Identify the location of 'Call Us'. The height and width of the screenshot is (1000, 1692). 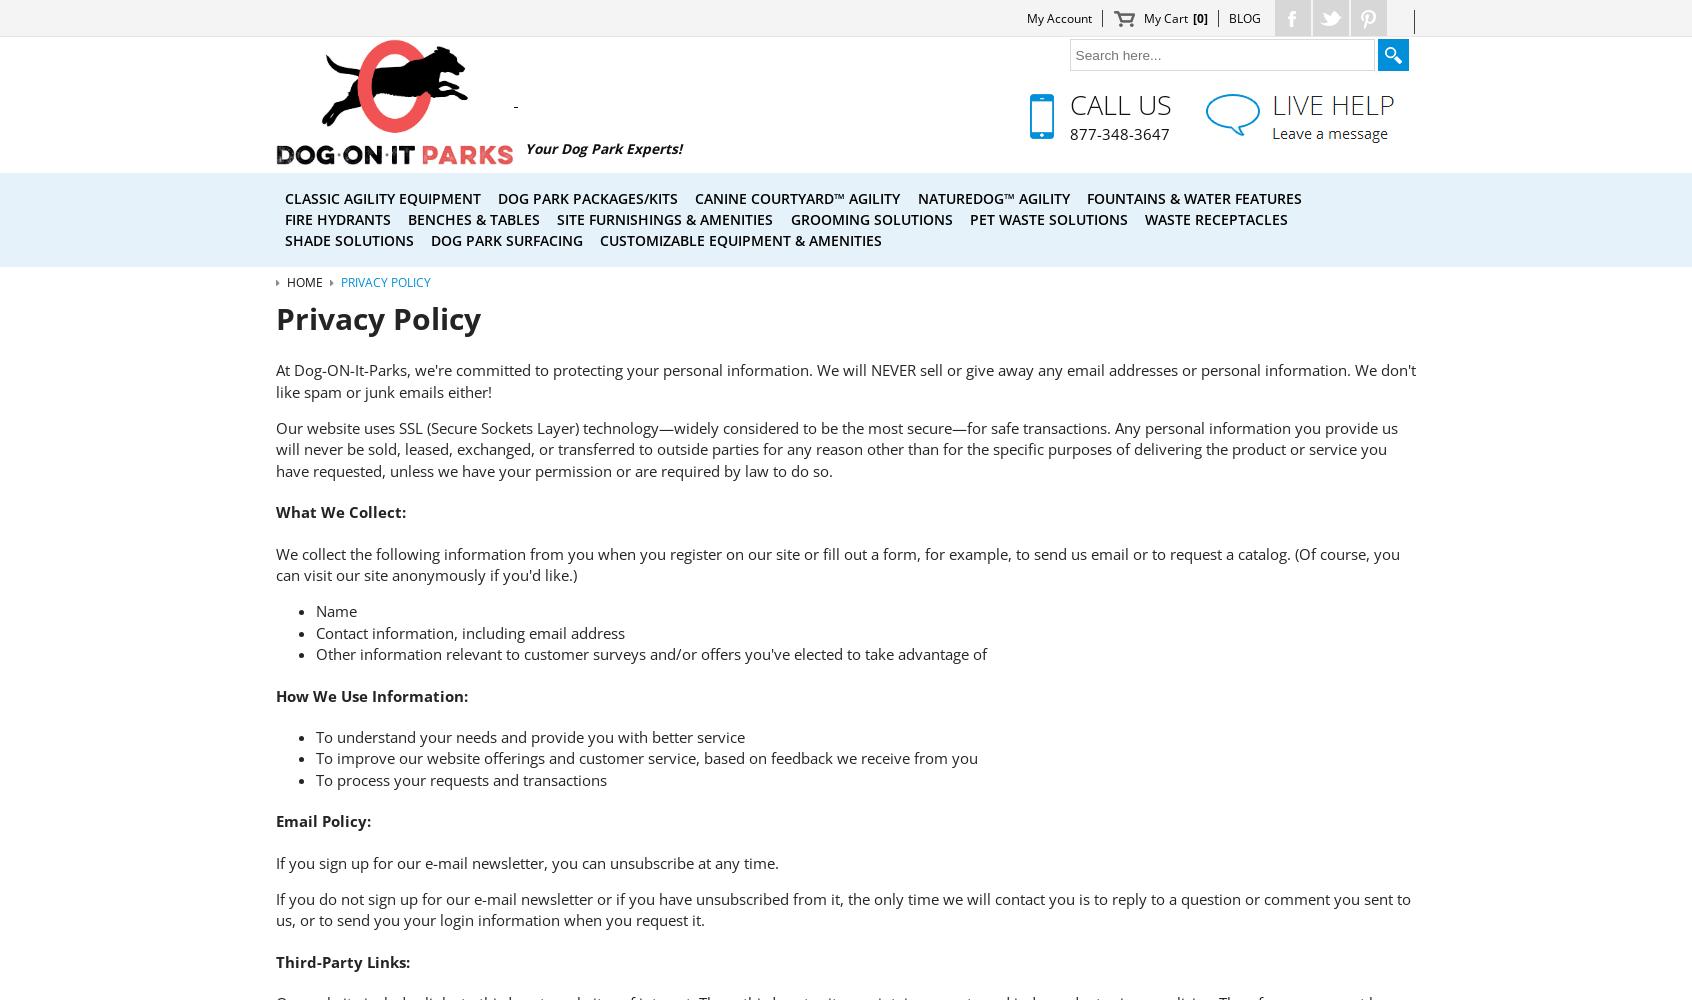
(1119, 103).